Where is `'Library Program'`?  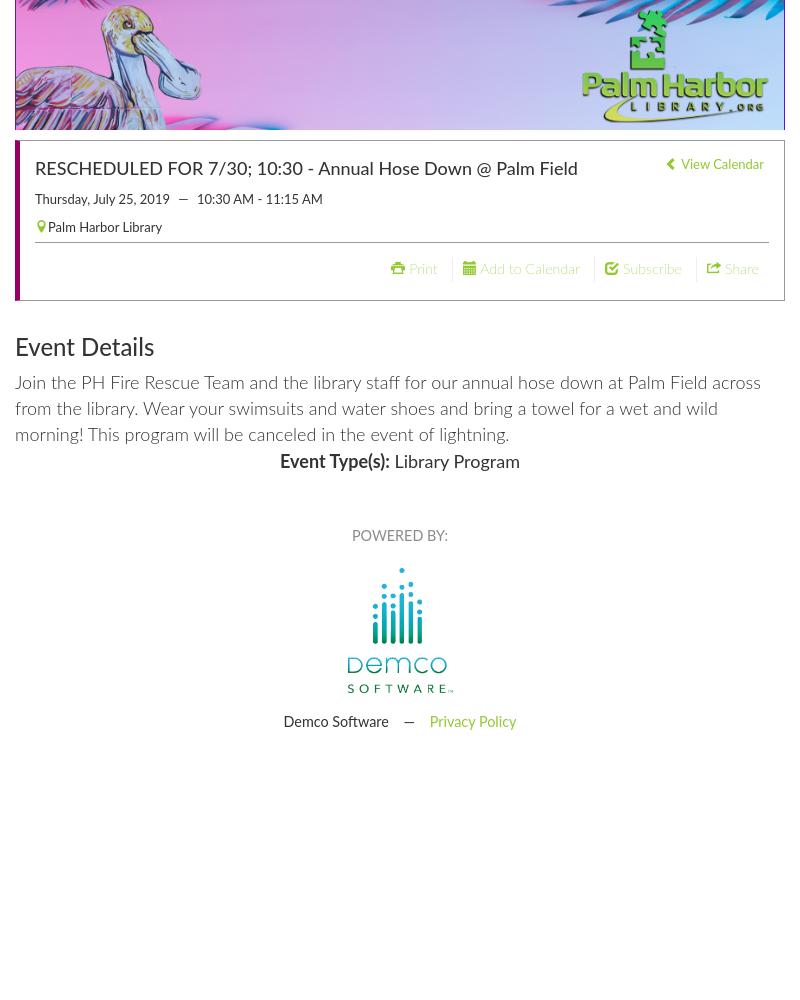 'Library Program' is located at coordinates (388, 462).